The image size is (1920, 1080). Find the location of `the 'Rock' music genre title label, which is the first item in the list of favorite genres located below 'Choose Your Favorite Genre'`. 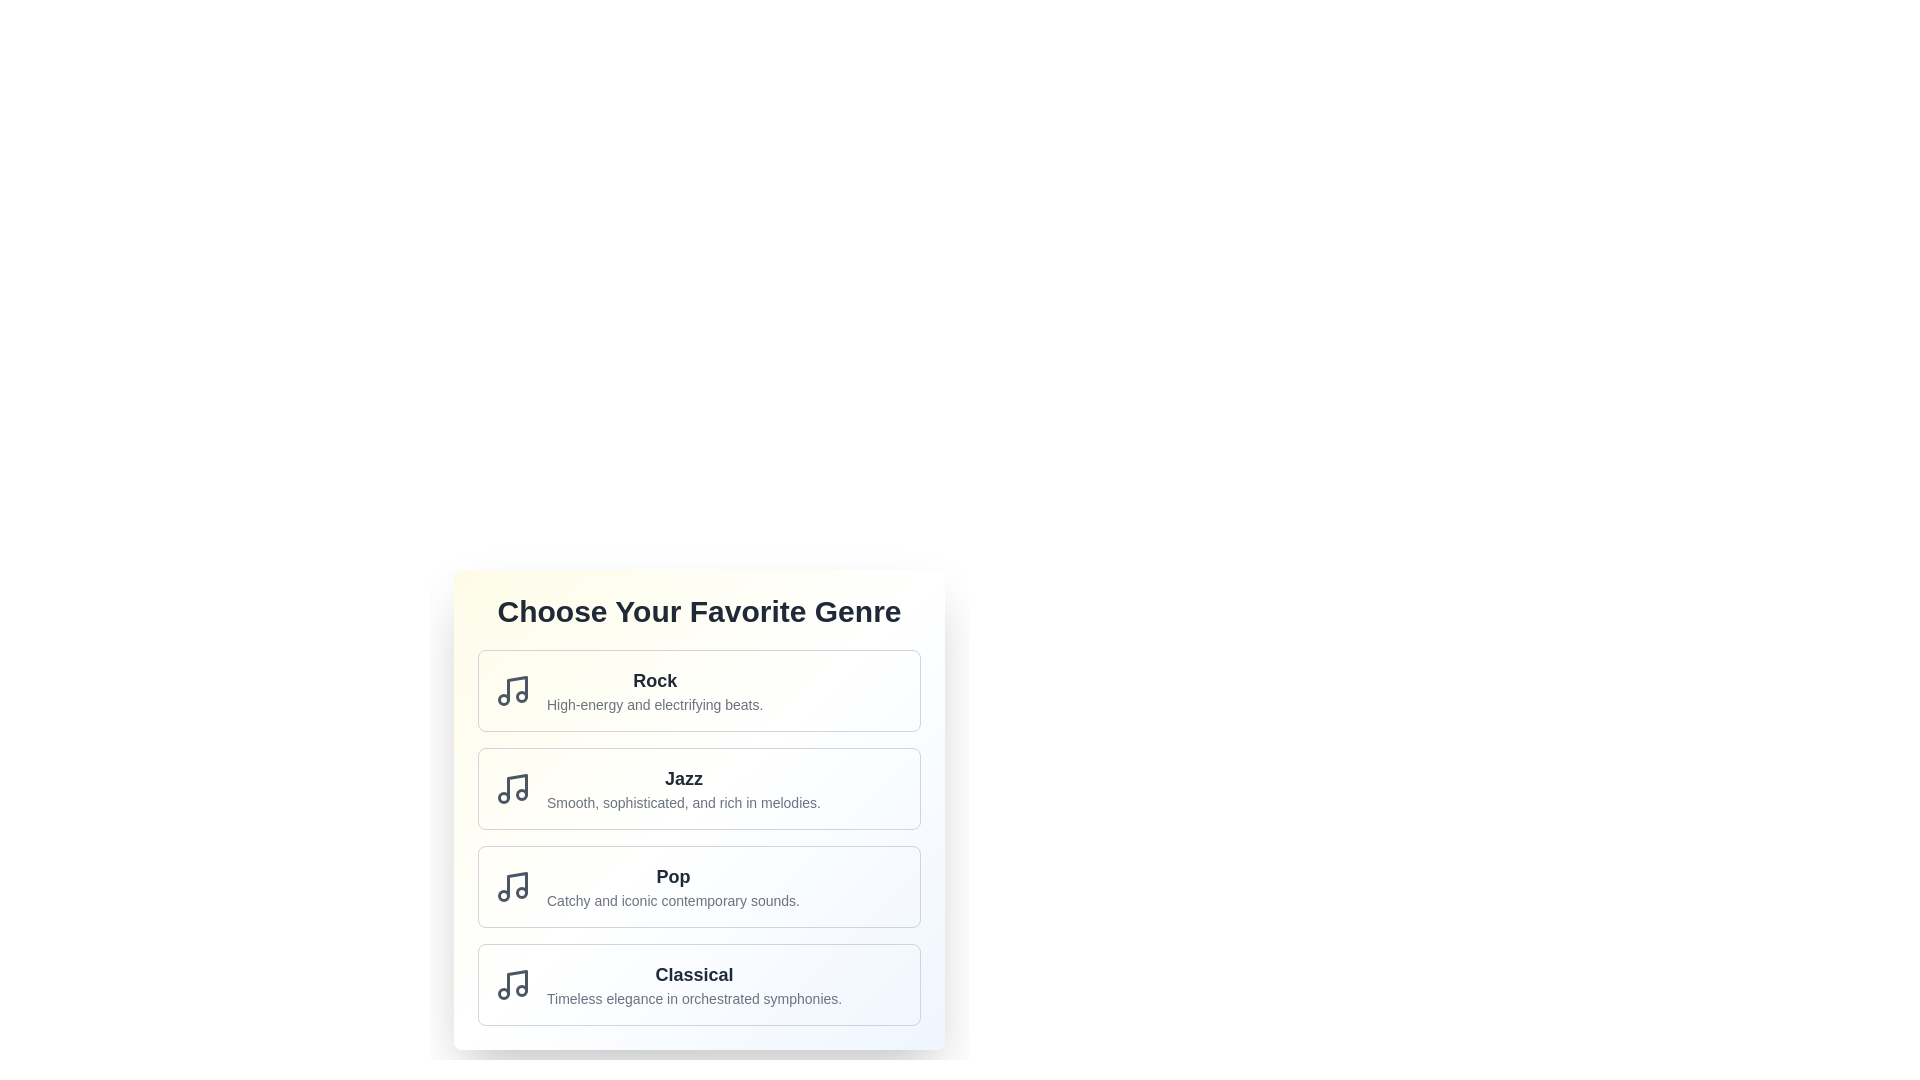

the 'Rock' music genre title label, which is the first item in the list of favorite genres located below 'Choose Your Favorite Genre' is located at coordinates (655, 680).